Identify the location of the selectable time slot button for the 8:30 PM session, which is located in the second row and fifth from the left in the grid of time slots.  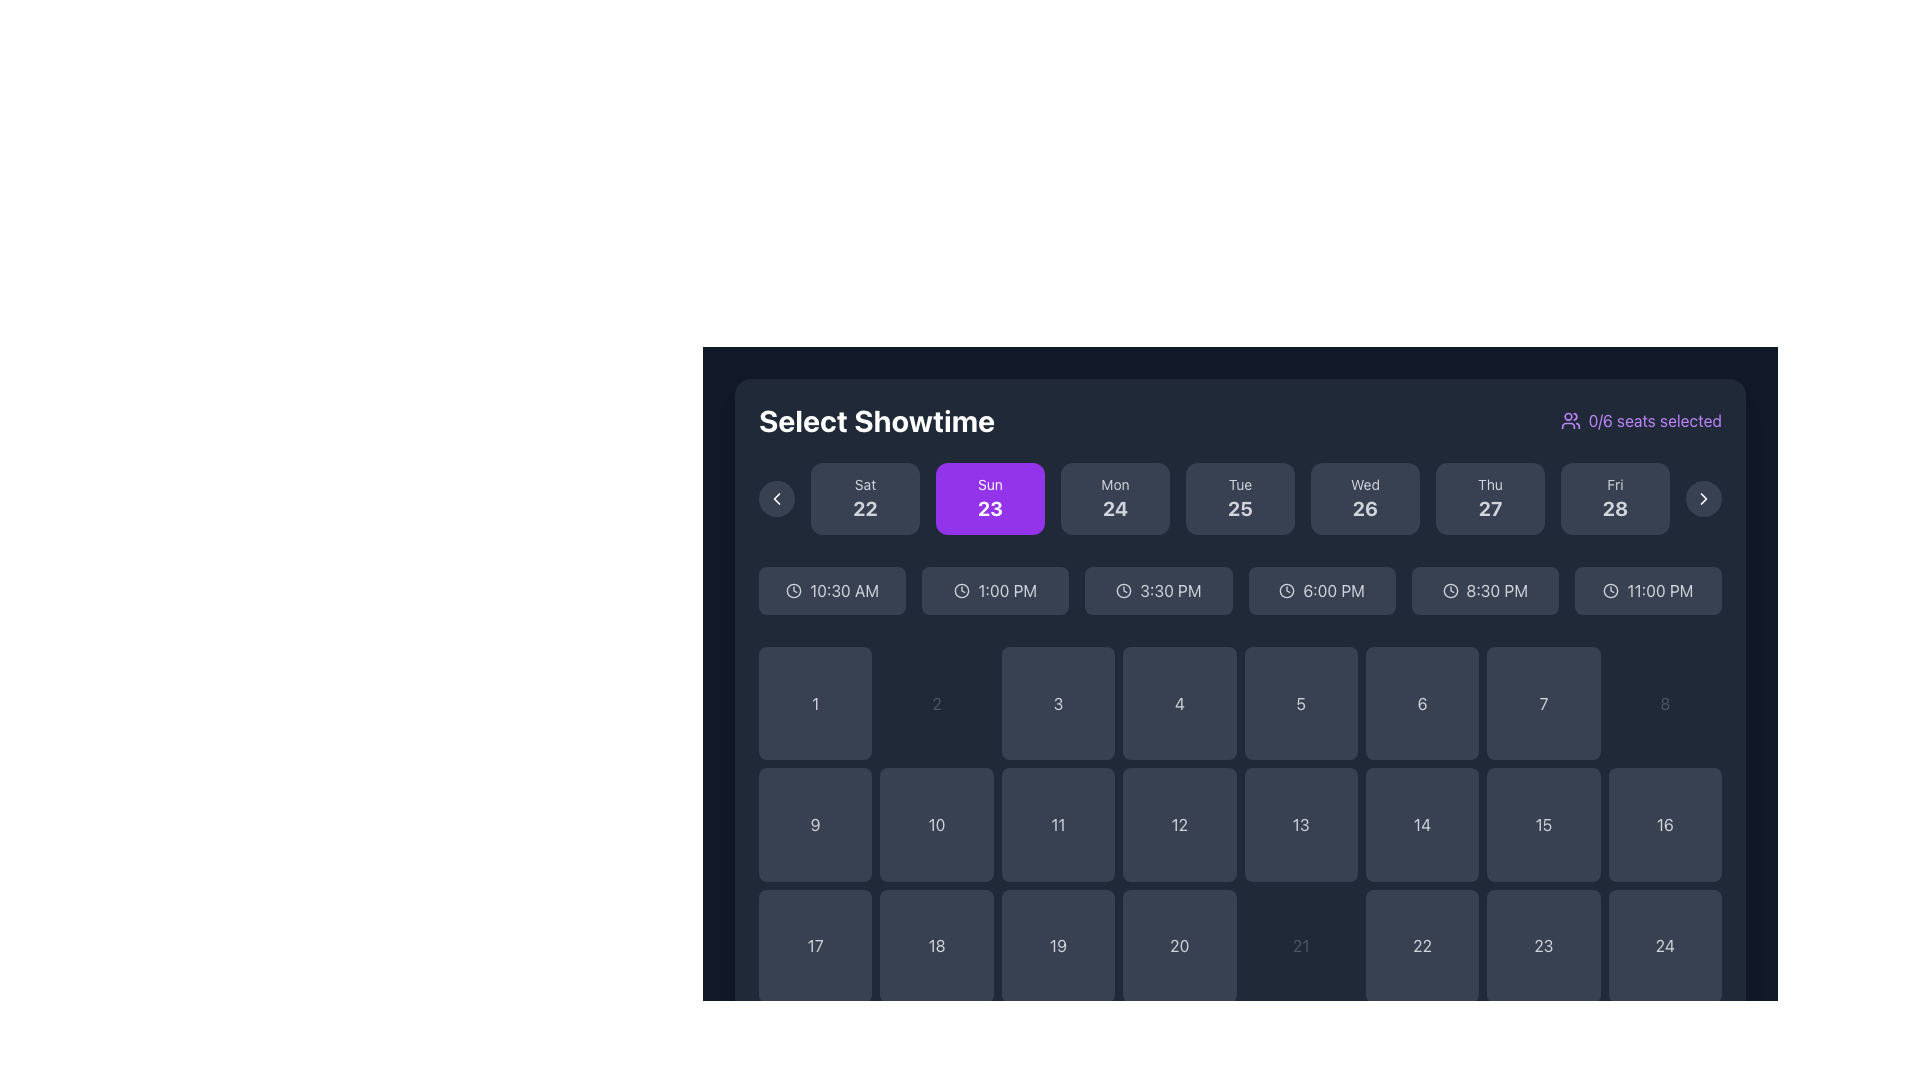
(1485, 589).